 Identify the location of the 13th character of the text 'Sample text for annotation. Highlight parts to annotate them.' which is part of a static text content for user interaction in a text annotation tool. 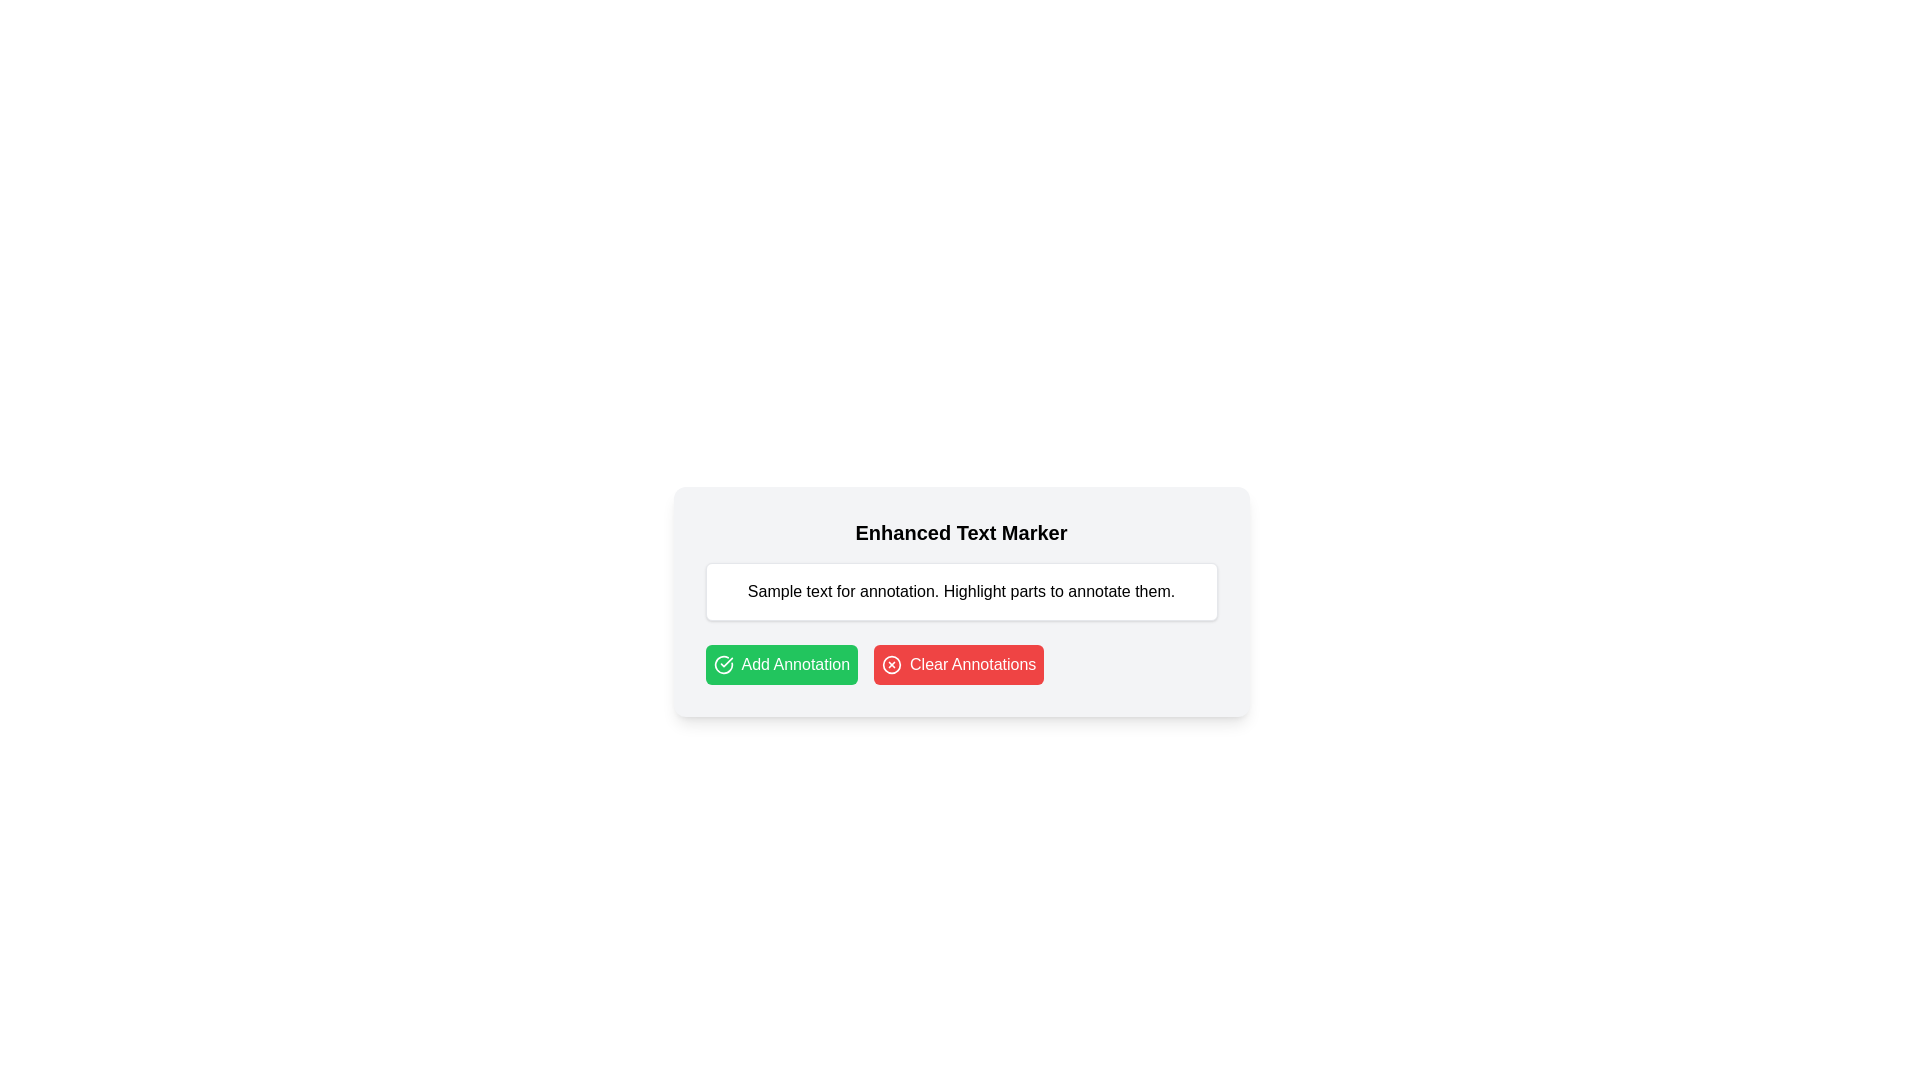
(839, 590).